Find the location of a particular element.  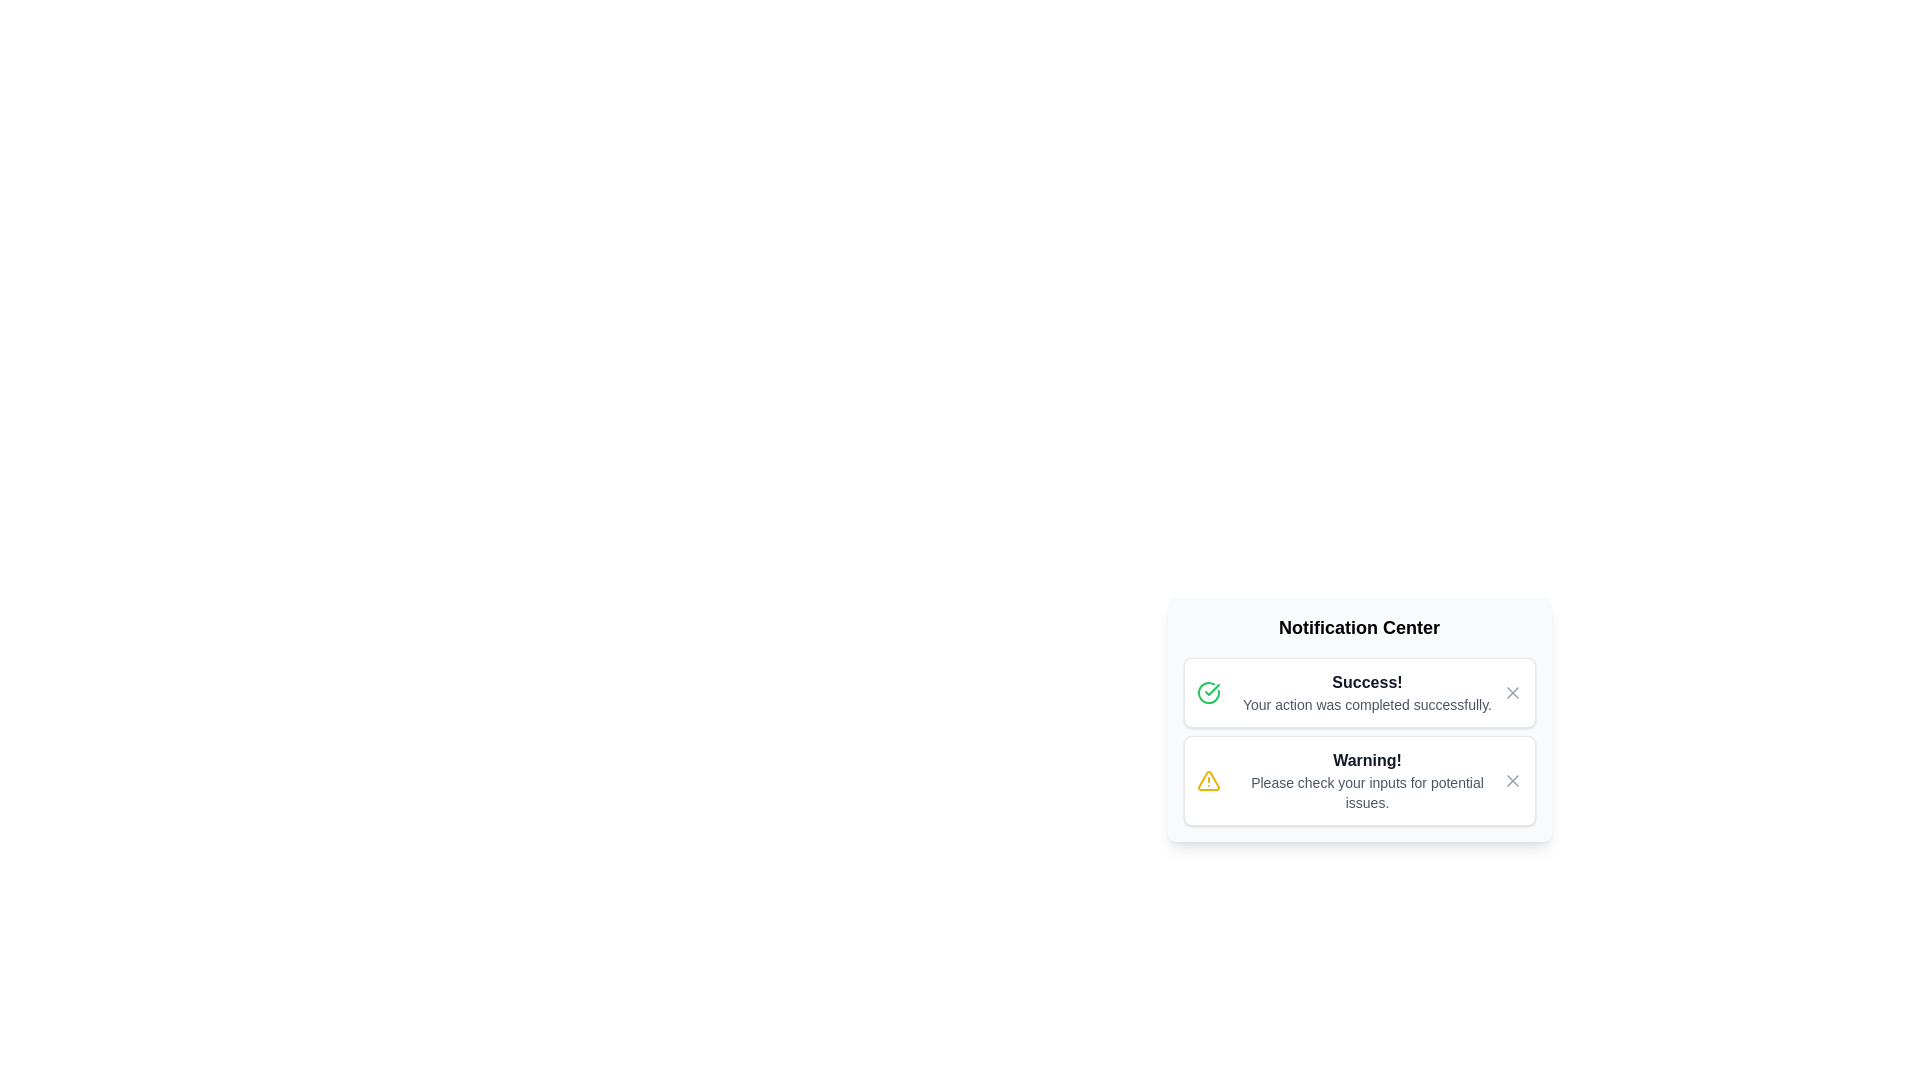

the 'Notification Center' heading and retrieve its text content is located at coordinates (1359, 627).